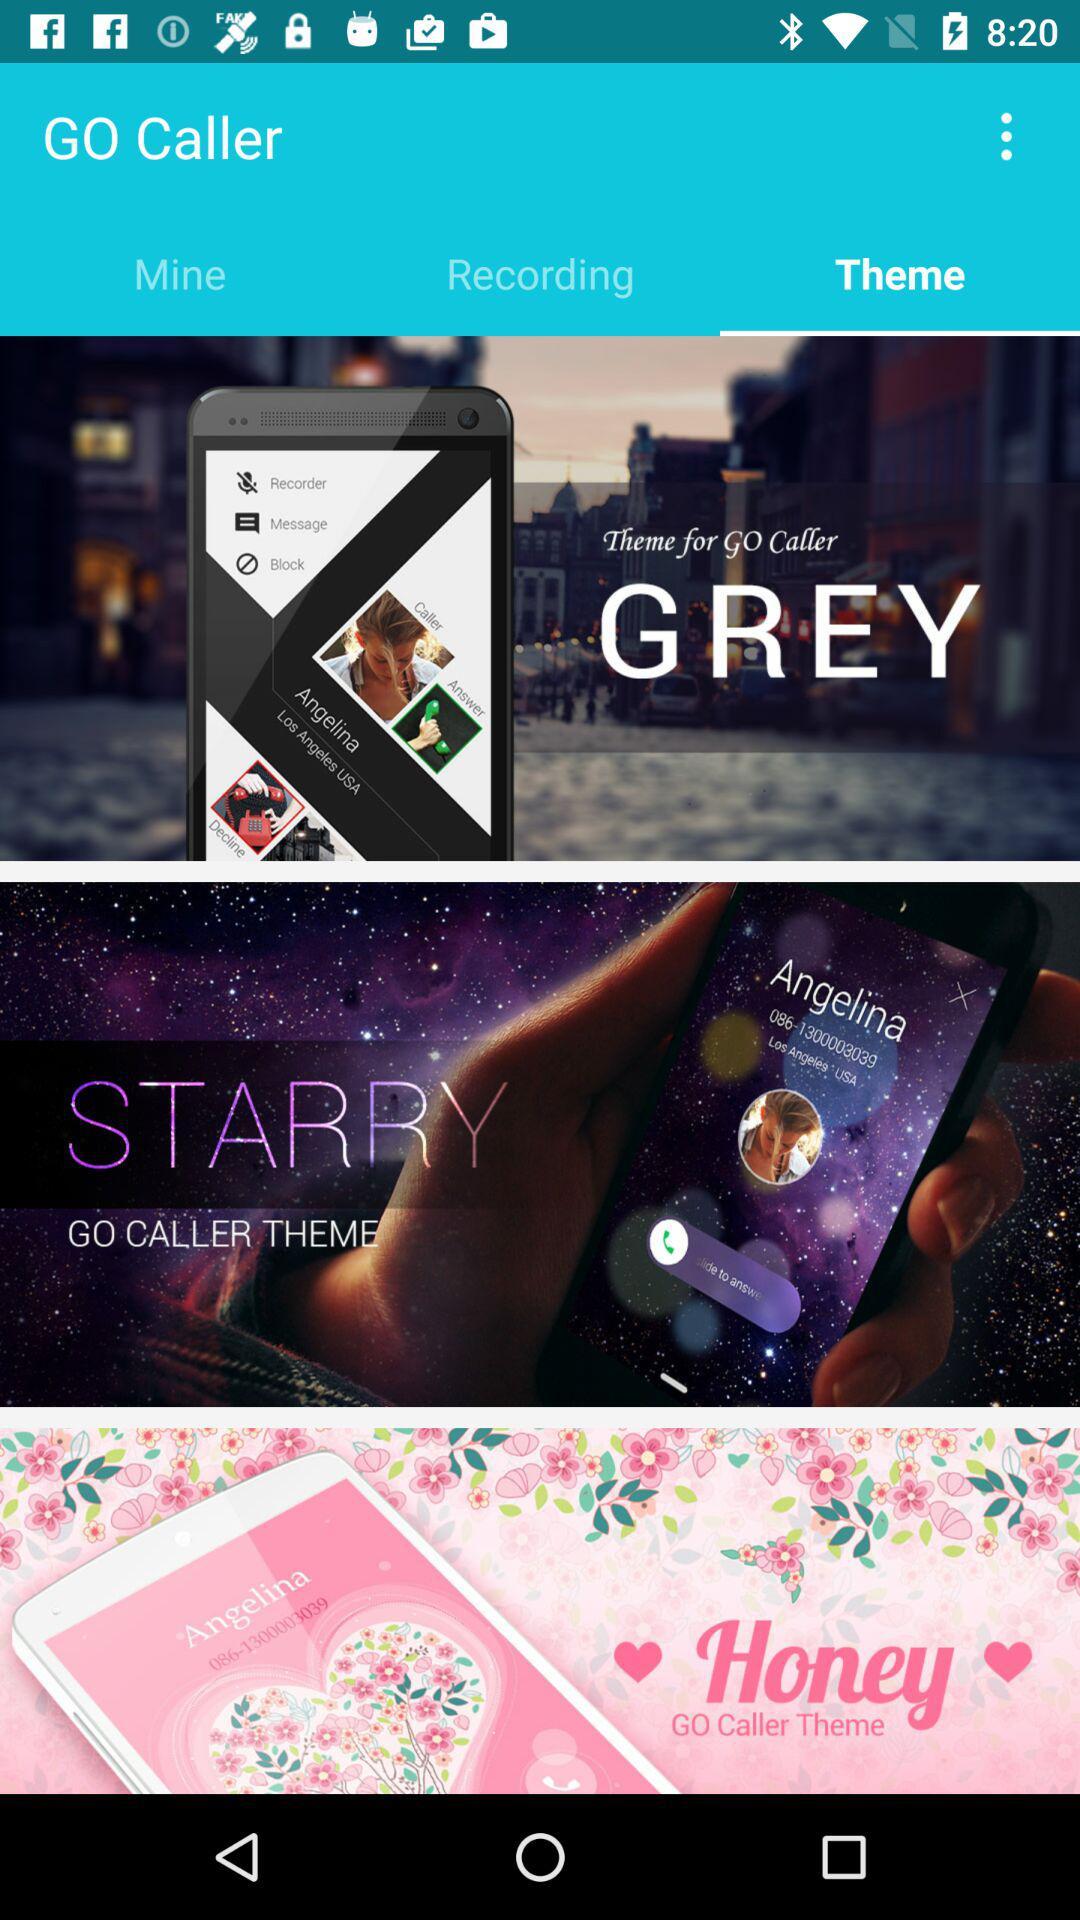 The height and width of the screenshot is (1920, 1080). What do you see at coordinates (898, 272) in the screenshot?
I see `the theme item` at bounding box center [898, 272].